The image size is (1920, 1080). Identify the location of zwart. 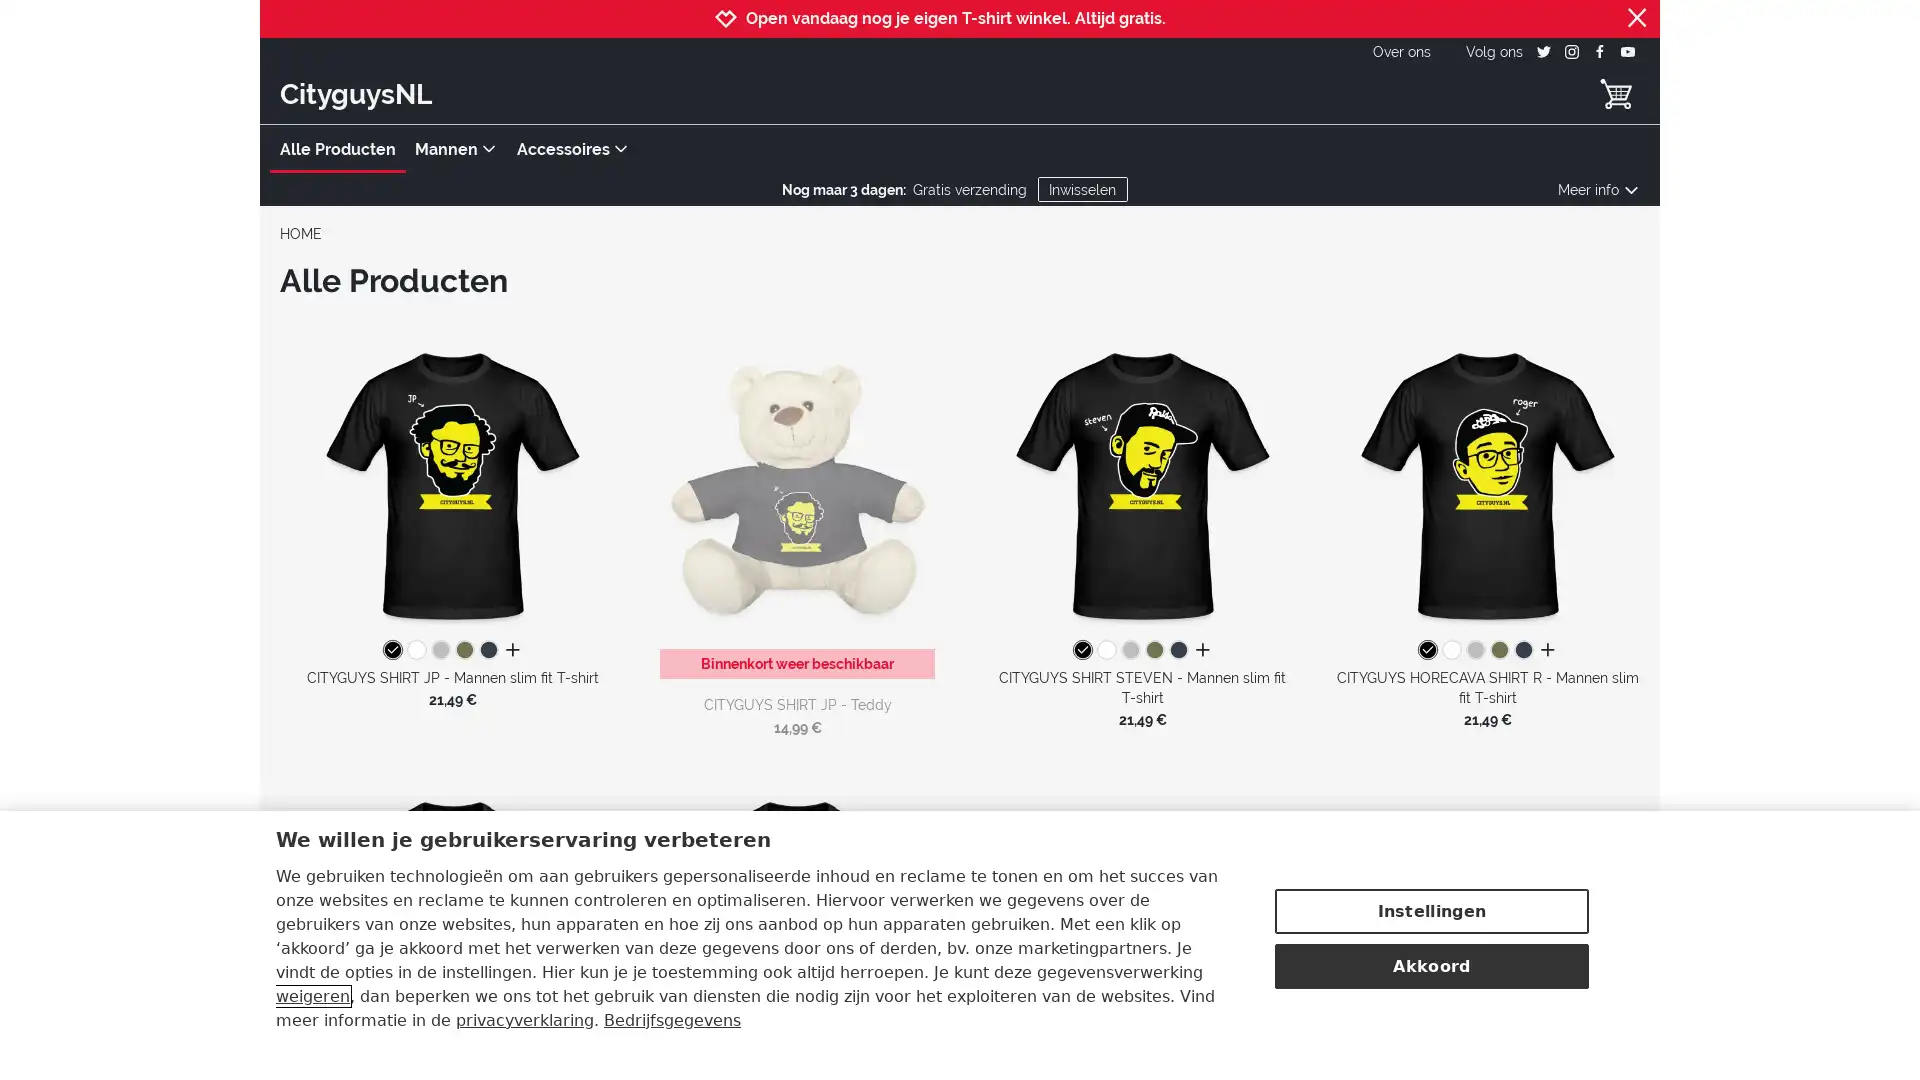
(1425, 651).